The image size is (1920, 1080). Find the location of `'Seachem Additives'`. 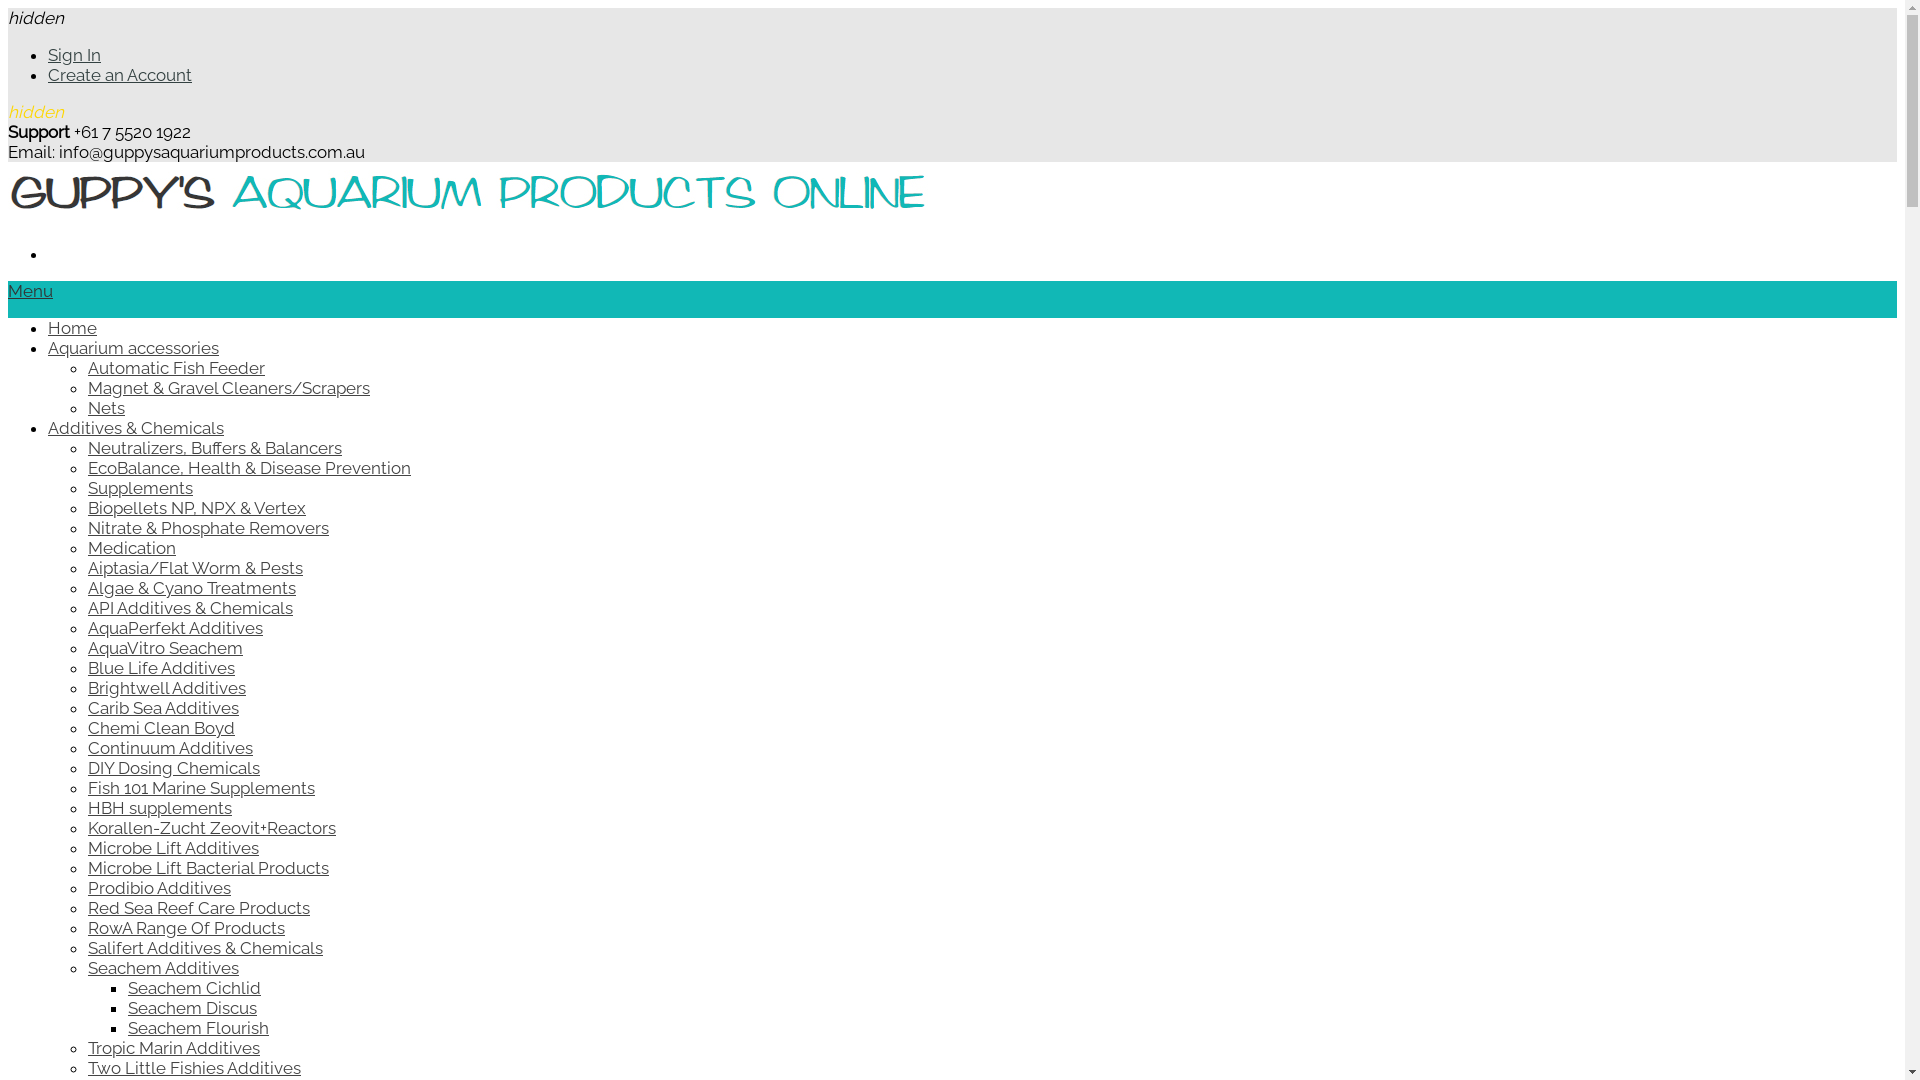

'Seachem Additives' is located at coordinates (163, 967).